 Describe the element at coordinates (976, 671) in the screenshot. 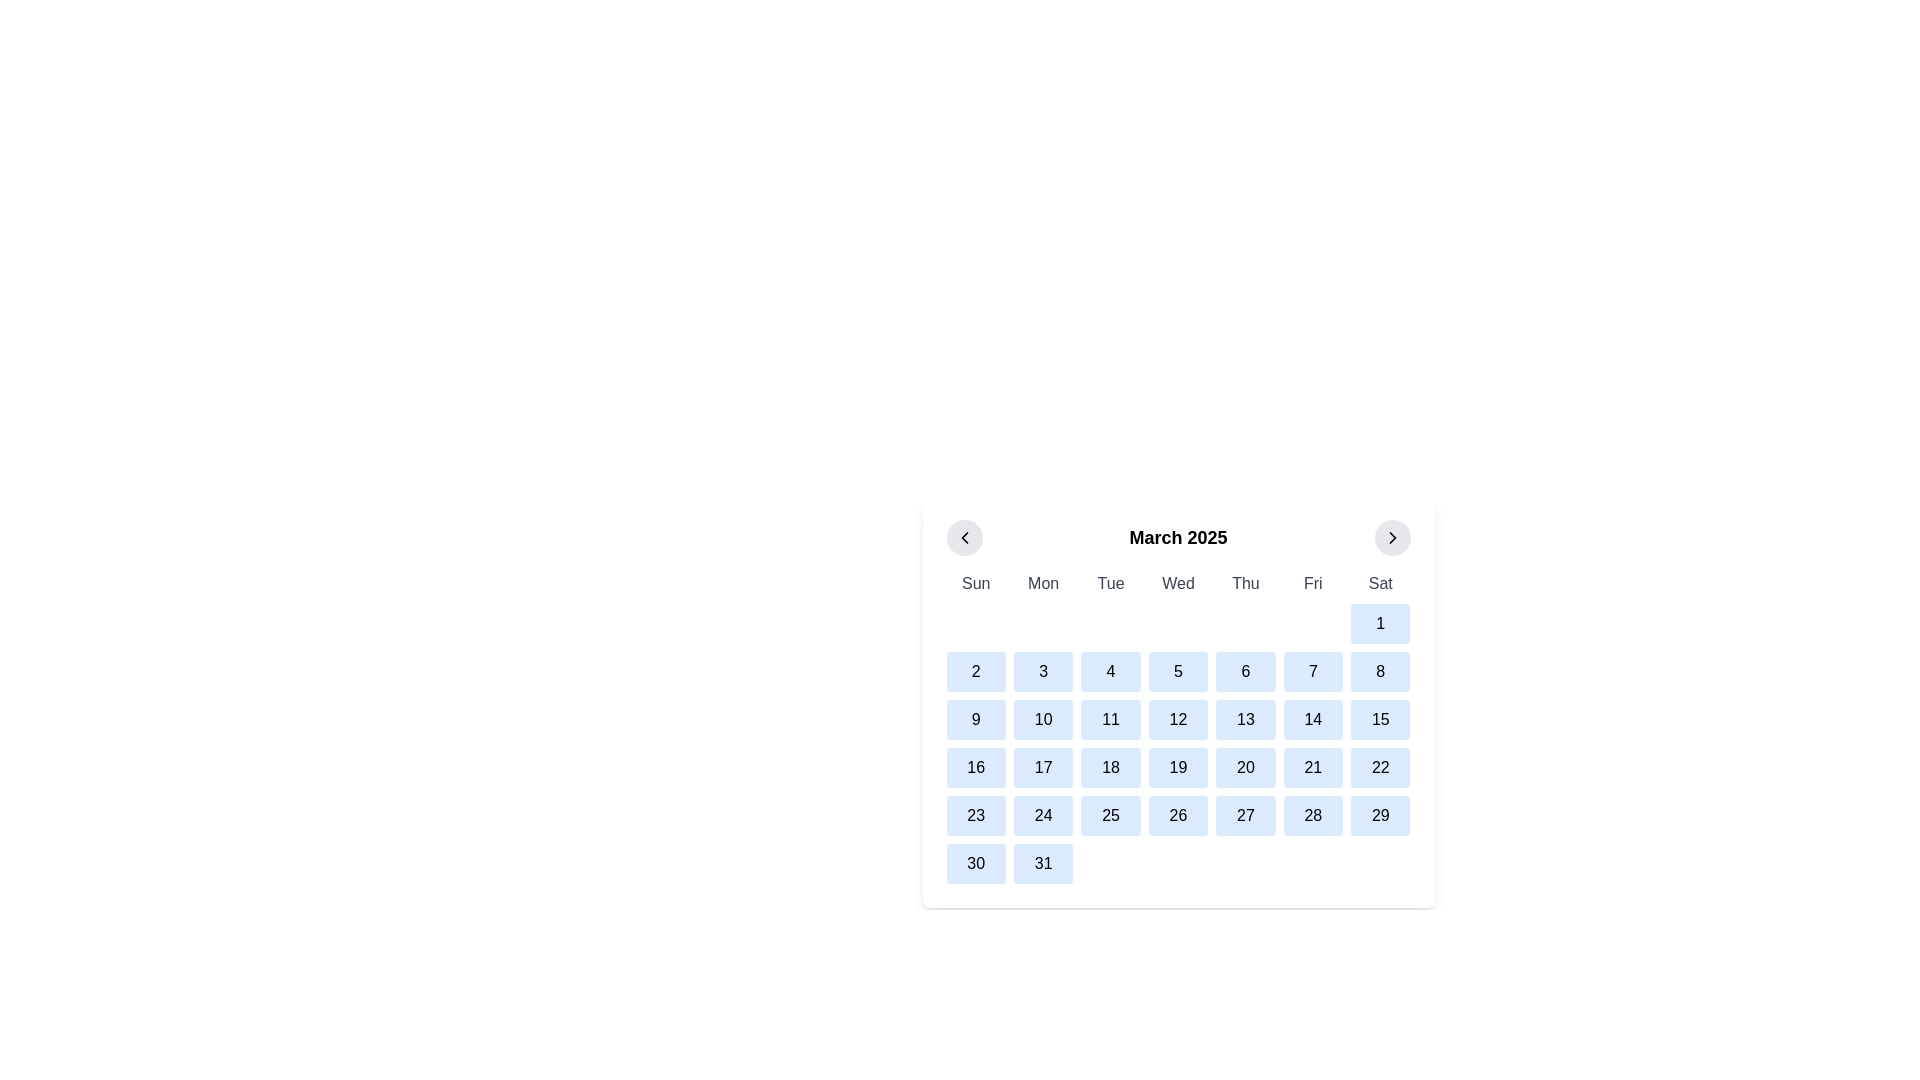

I see `the button representing the 2nd day of the month in the calendar grid located under the 'Sun' column` at that location.